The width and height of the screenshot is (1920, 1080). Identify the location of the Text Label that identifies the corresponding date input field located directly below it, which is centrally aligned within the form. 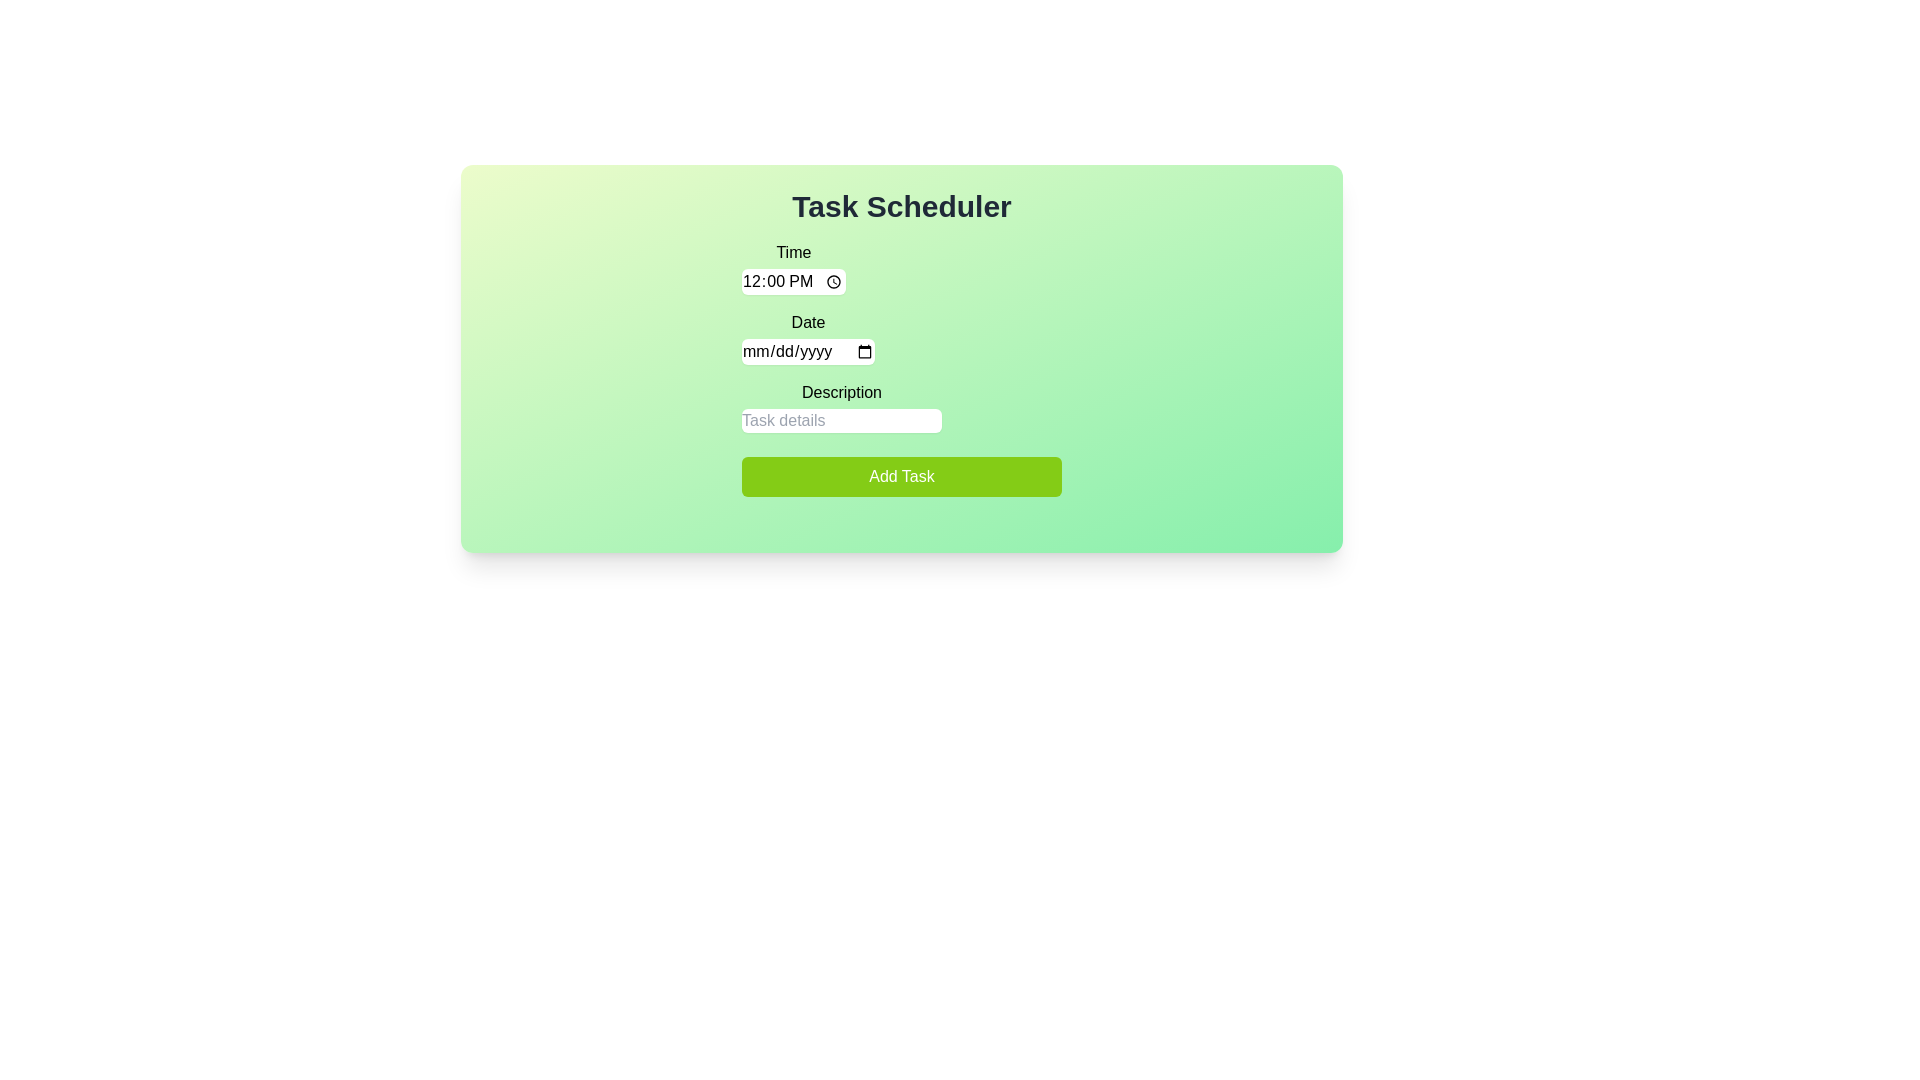
(808, 322).